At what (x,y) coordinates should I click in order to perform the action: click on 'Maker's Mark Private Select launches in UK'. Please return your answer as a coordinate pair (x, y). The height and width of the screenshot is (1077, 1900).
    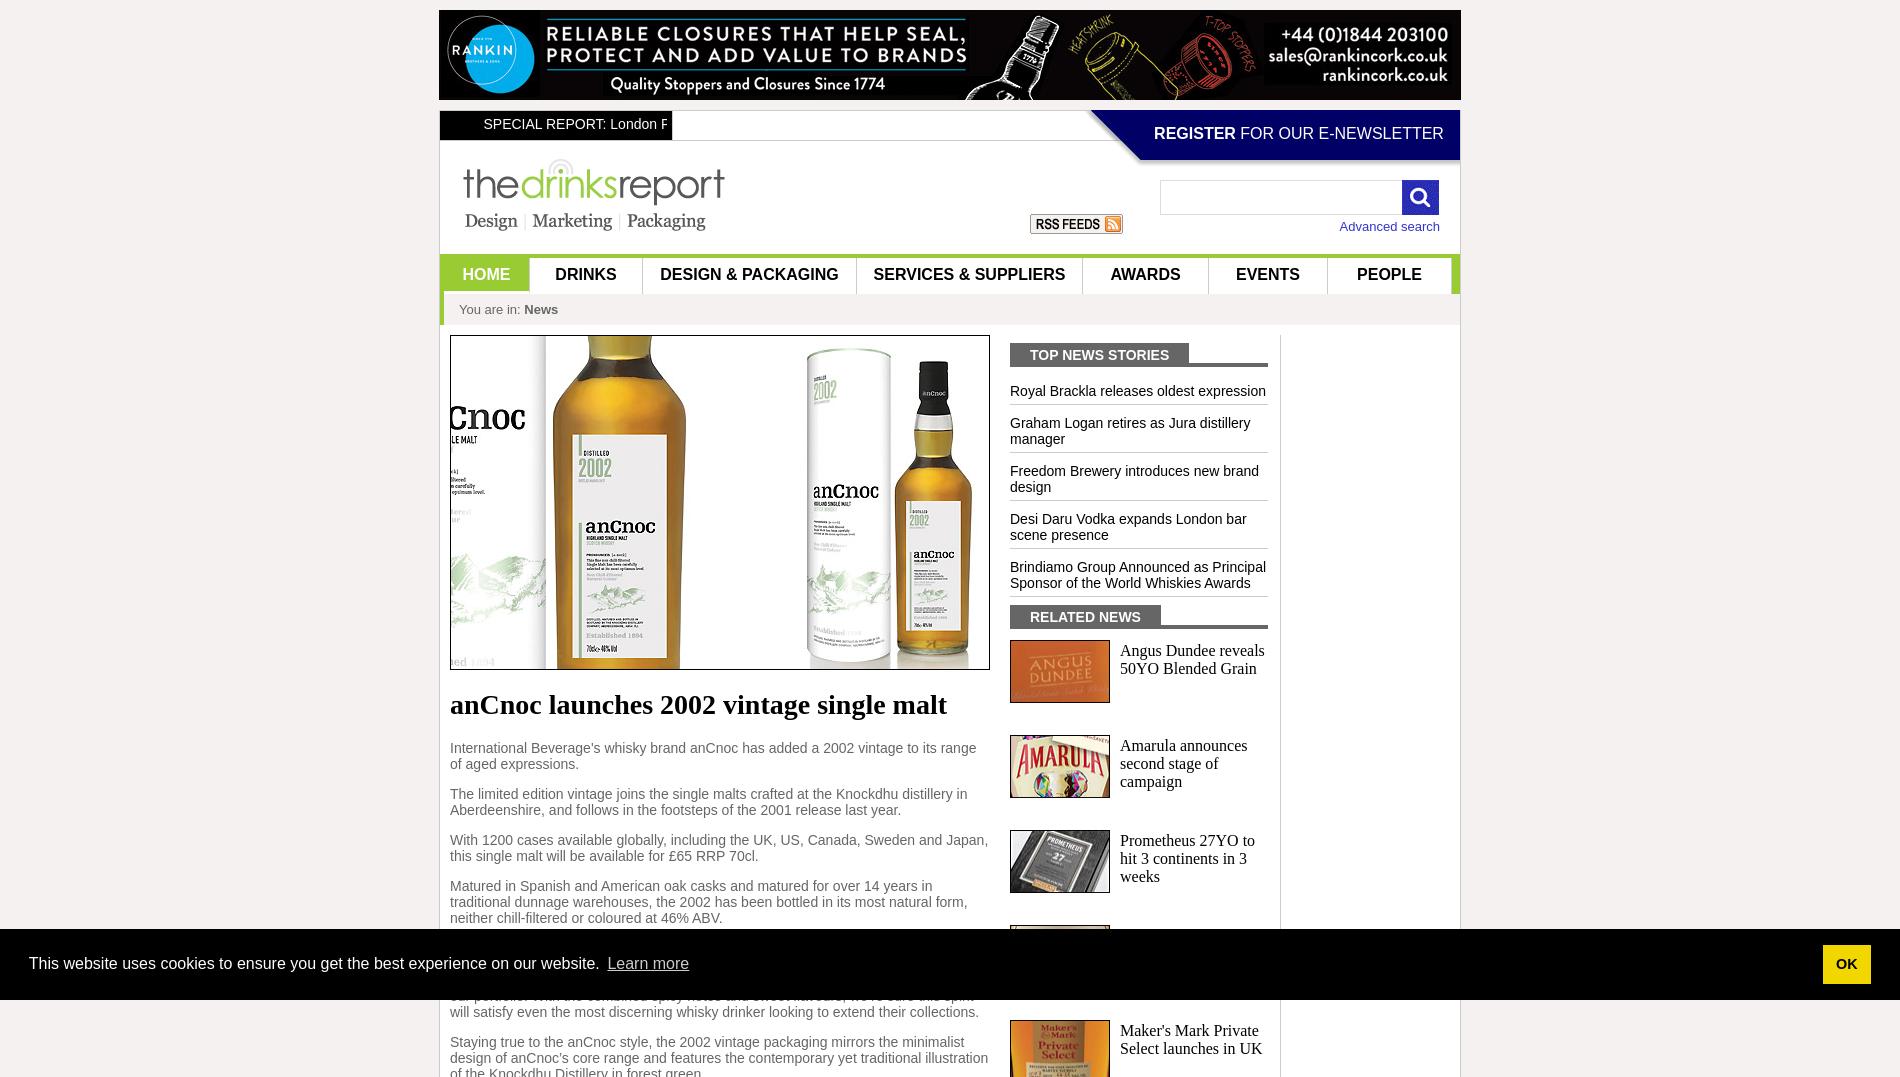
    Looking at the image, I should click on (1189, 1039).